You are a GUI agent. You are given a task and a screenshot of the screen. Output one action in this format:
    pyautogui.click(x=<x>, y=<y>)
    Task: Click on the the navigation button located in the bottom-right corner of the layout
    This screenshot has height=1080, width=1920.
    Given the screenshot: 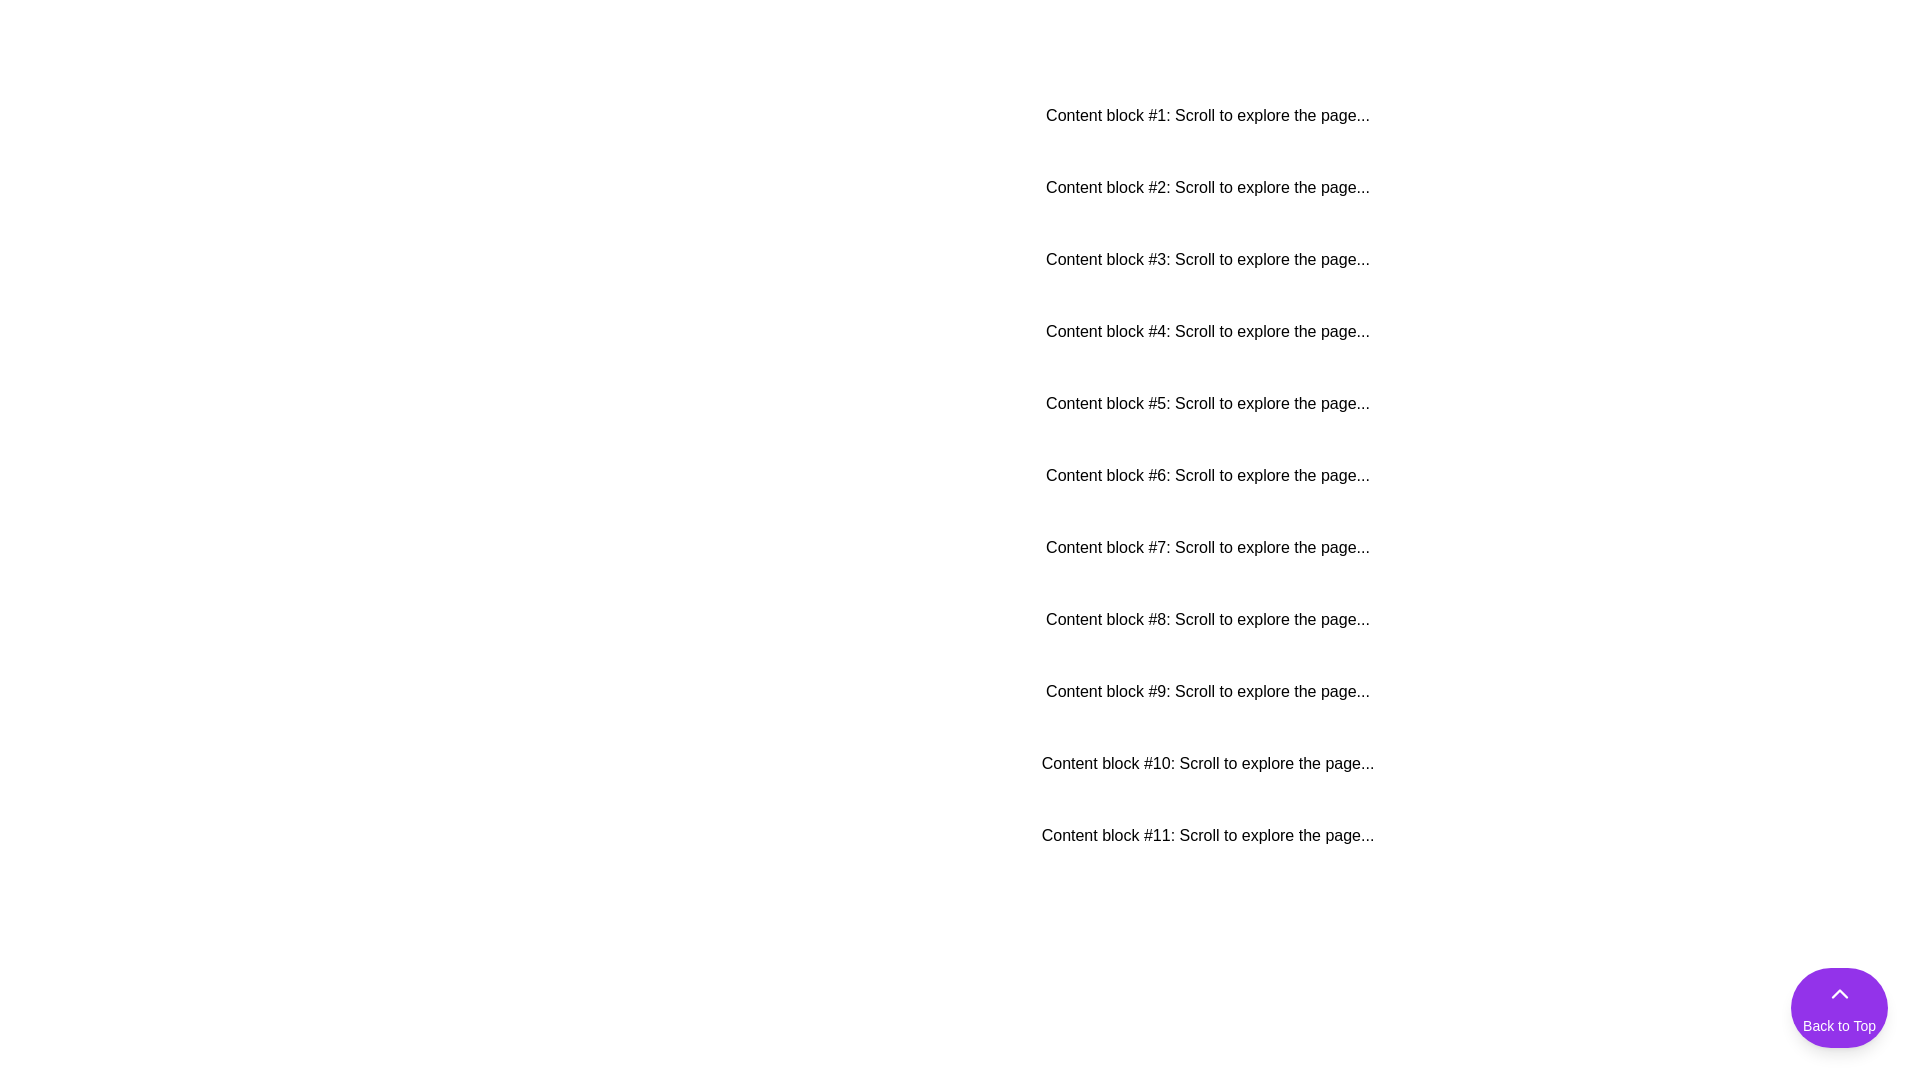 What is the action you would take?
    pyautogui.click(x=1839, y=1007)
    